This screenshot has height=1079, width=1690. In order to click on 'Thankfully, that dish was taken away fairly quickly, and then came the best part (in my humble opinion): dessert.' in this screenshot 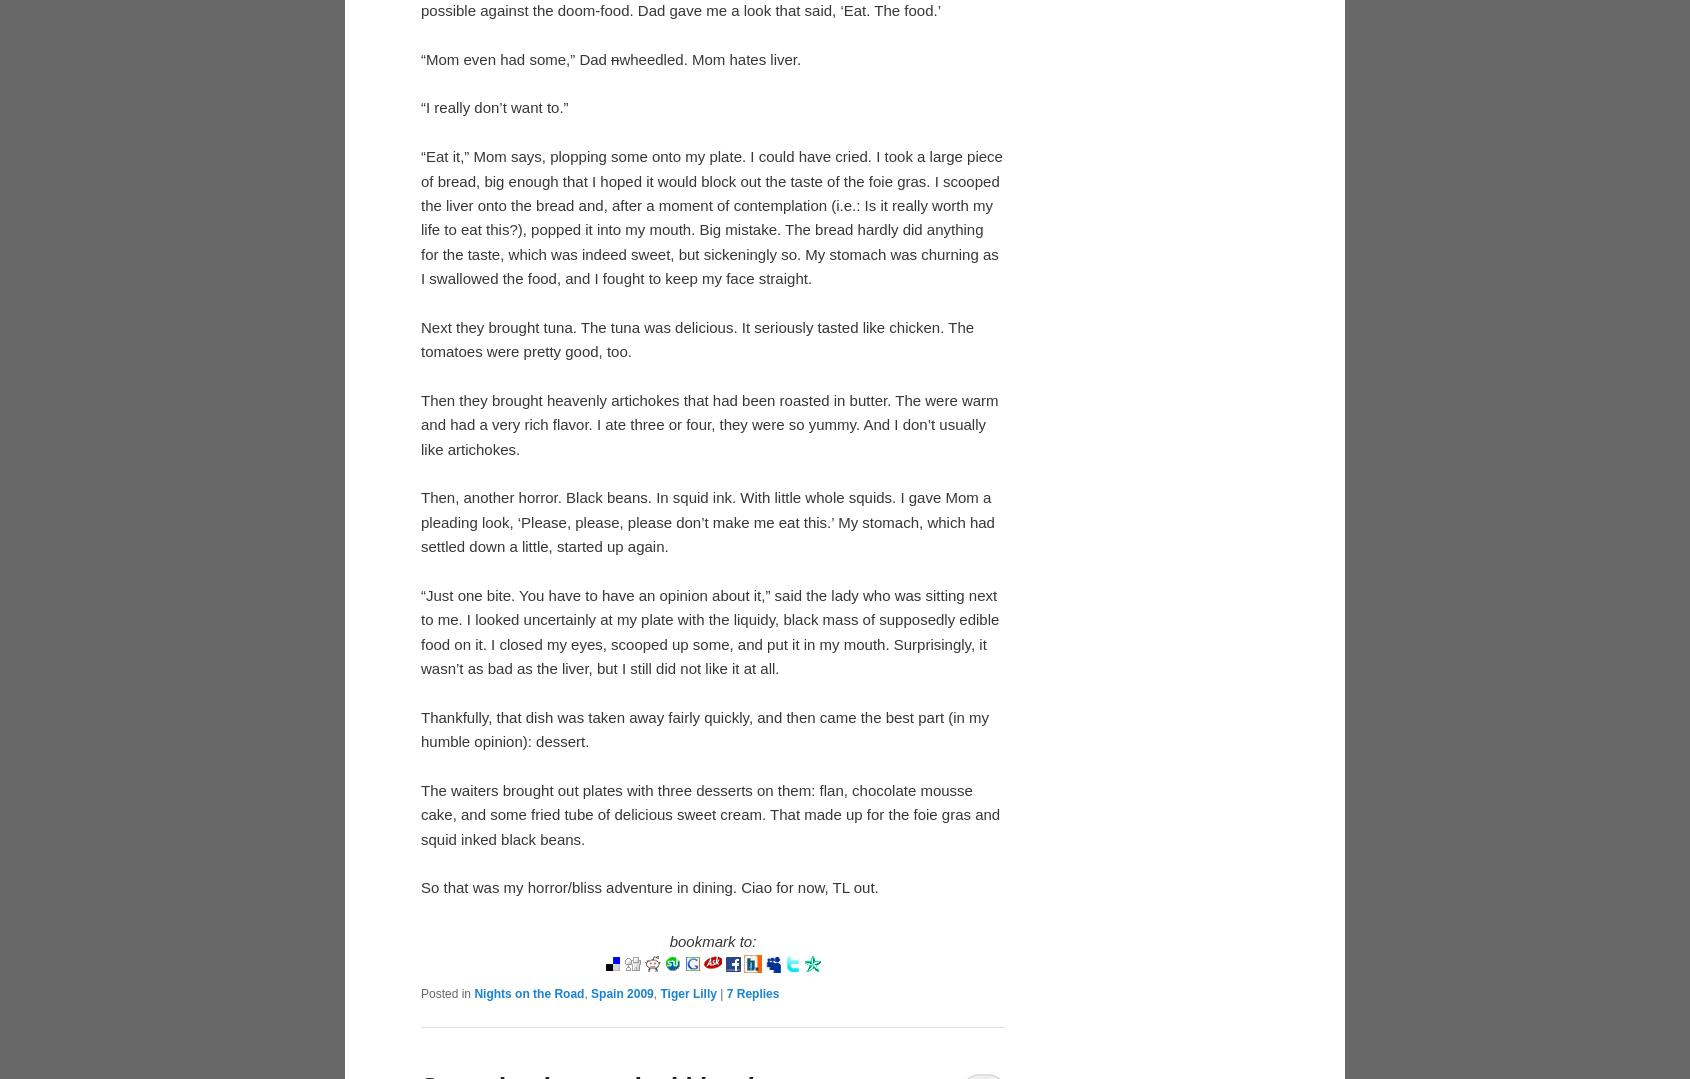, I will do `click(419, 727)`.